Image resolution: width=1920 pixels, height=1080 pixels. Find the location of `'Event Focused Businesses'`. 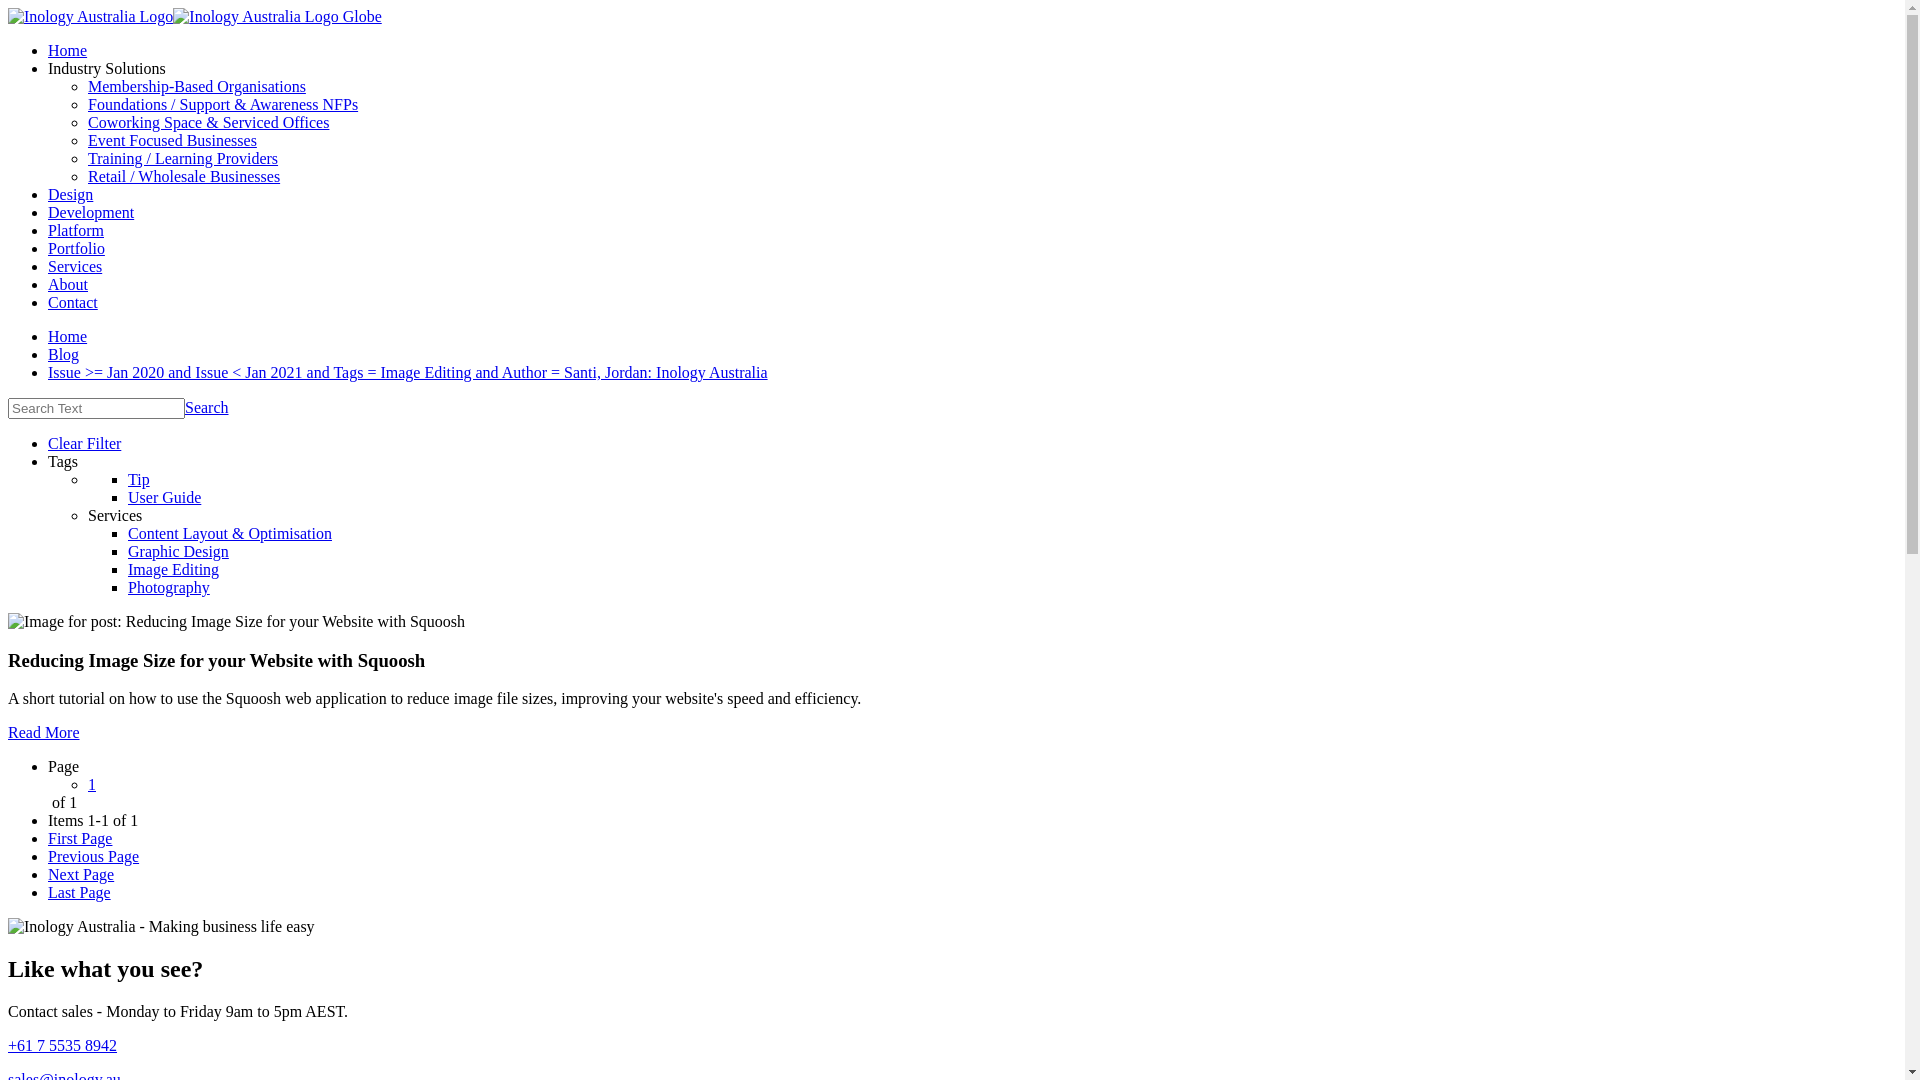

'Event Focused Businesses' is located at coordinates (86, 139).